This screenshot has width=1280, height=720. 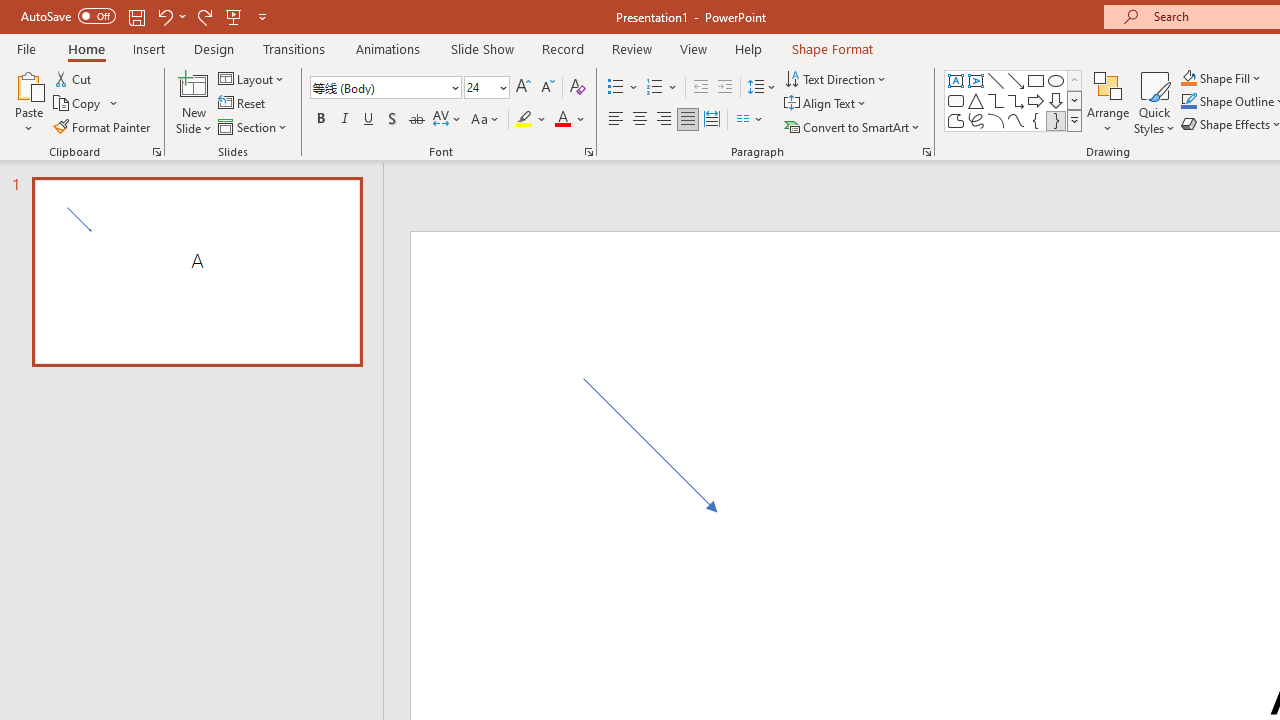 What do you see at coordinates (1055, 120) in the screenshot?
I see `'Right Brace'` at bounding box center [1055, 120].